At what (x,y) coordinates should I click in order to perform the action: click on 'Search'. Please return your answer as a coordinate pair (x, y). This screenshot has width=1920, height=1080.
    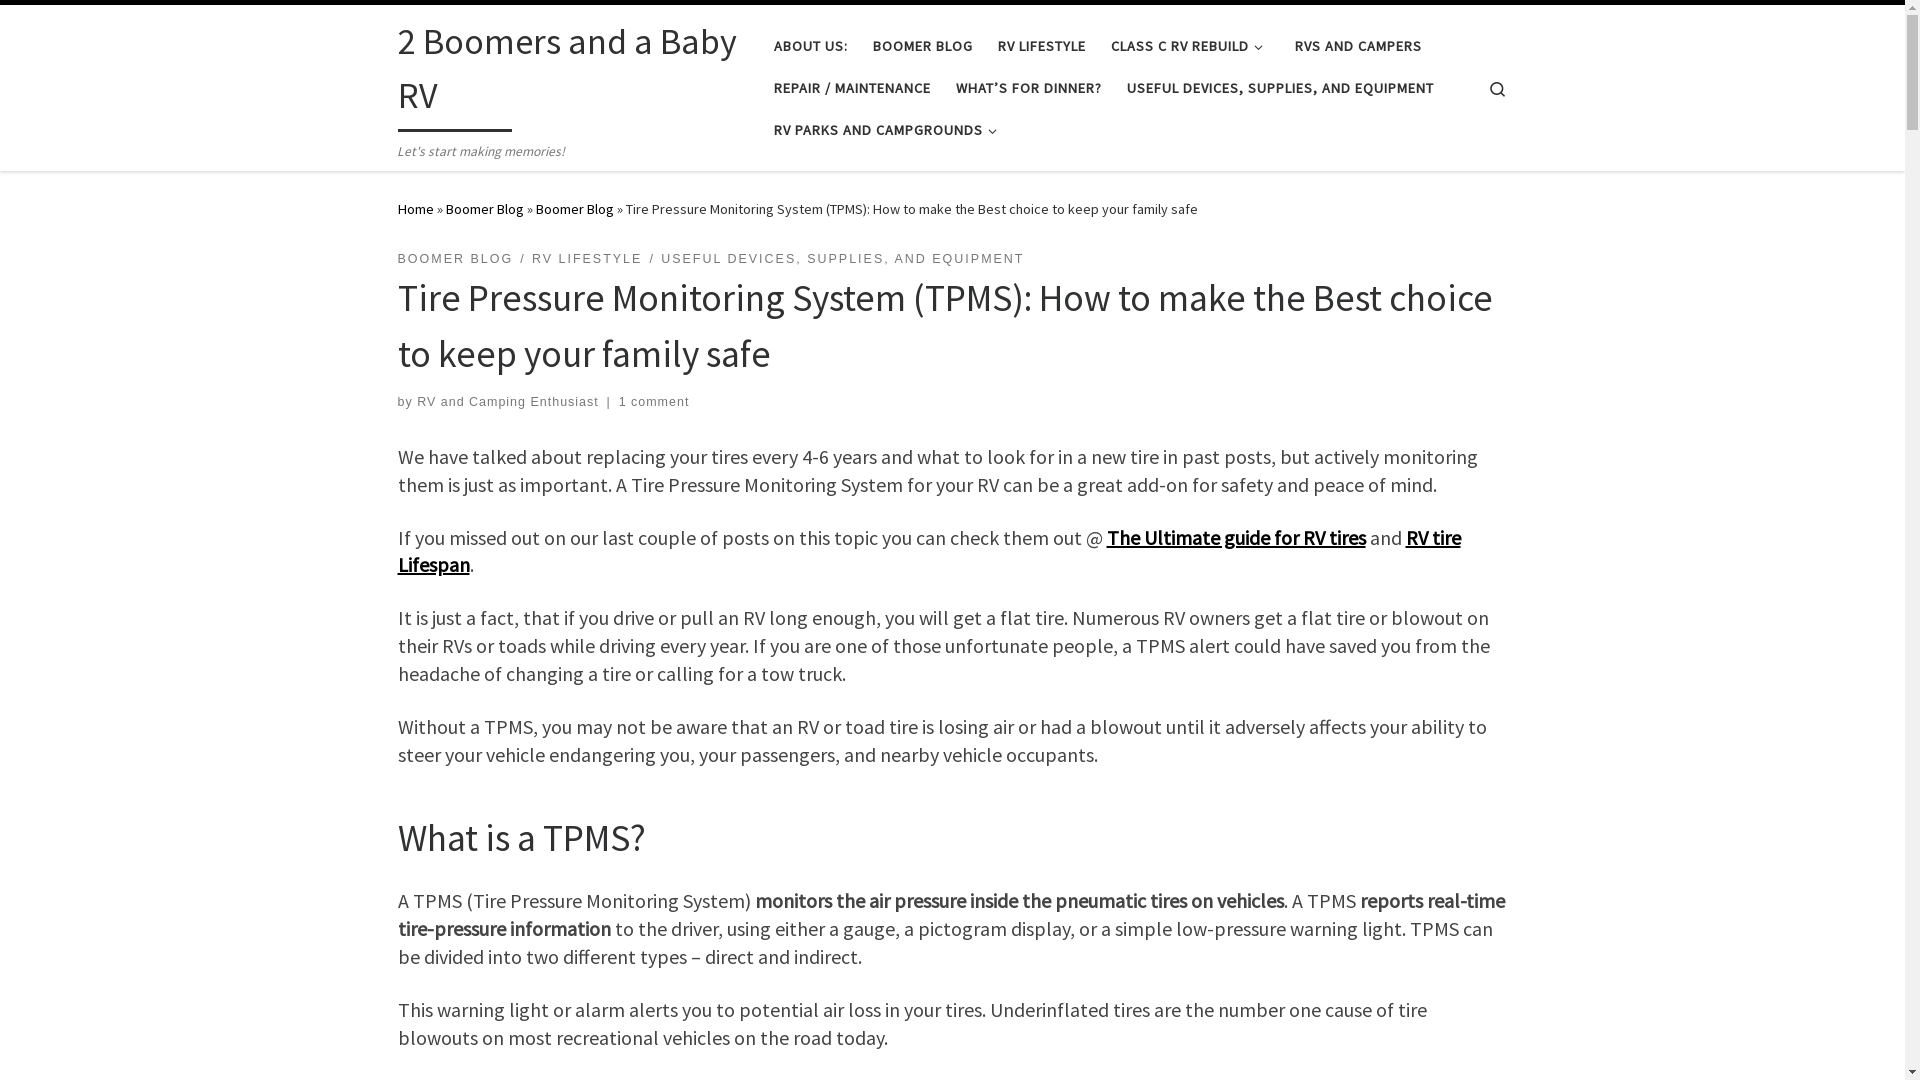
    Looking at the image, I should click on (1497, 86).